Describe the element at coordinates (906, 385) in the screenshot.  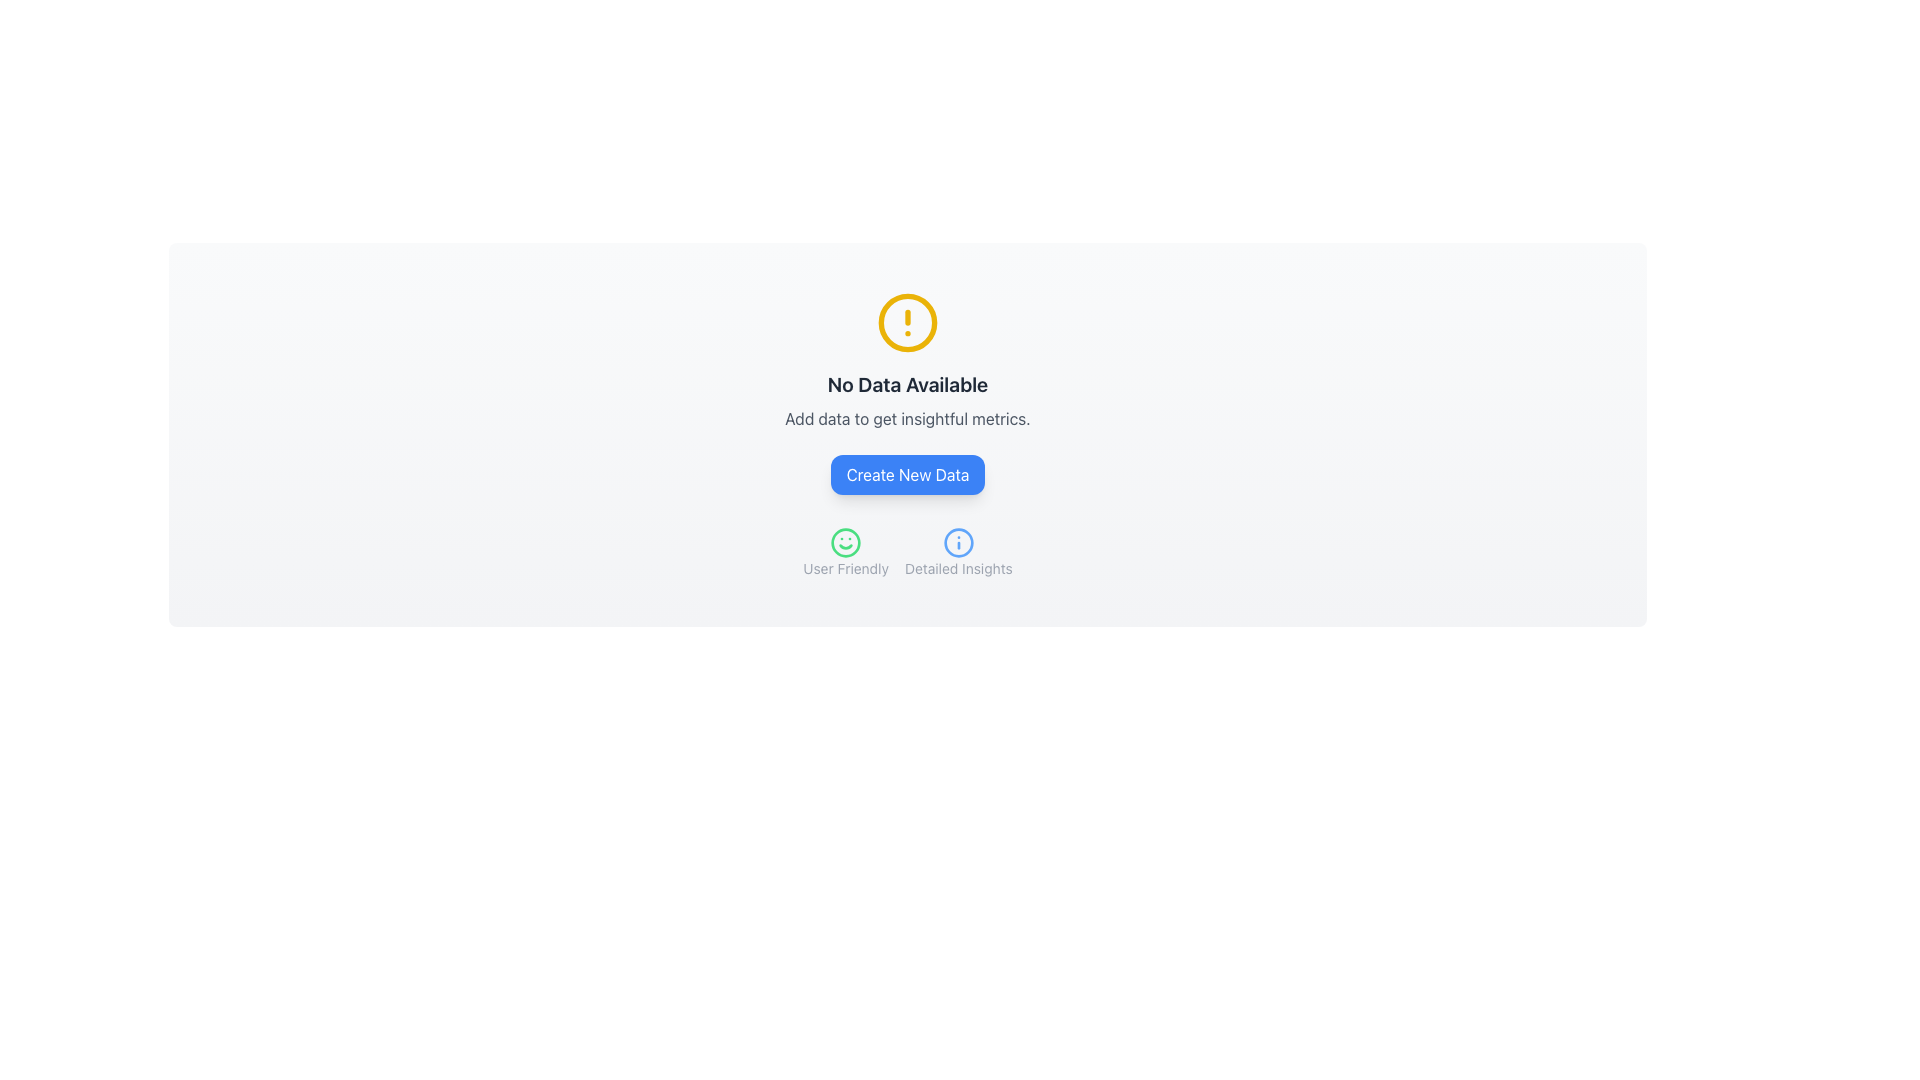
I see `the Text Display Element that displays 'No Data Available' in a bold, large serif font, located below an exclamation mark icon and above the text 'Add data to get insightful metrics.'` at that location.